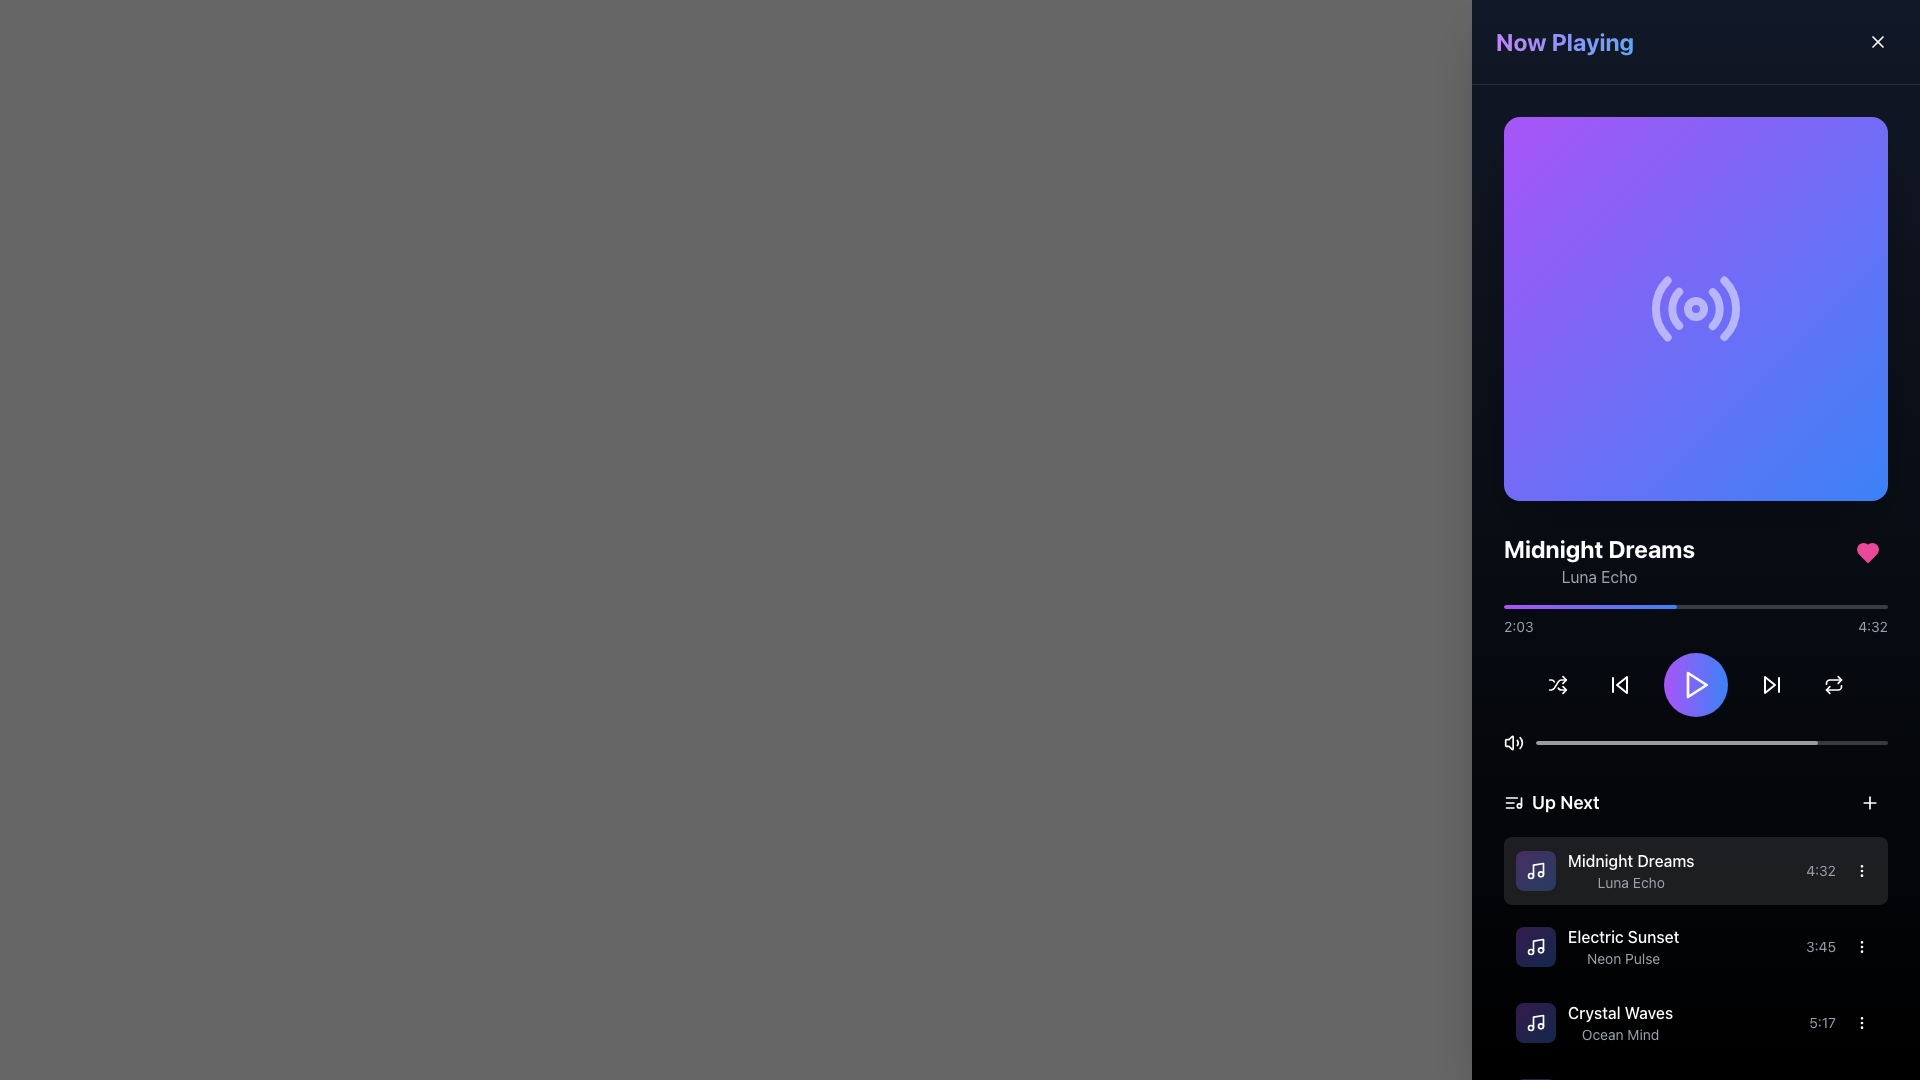 The height and width of the screenshot is (1080, 1920). What do you see at coordinates (1598, 577) in the screenshot?
I see `text label containing 'Luna Echo', which is styled in gray and positioned below 'Midnight Dreams' in the 'Now Playing' section` at bounding box center [1598, 577].